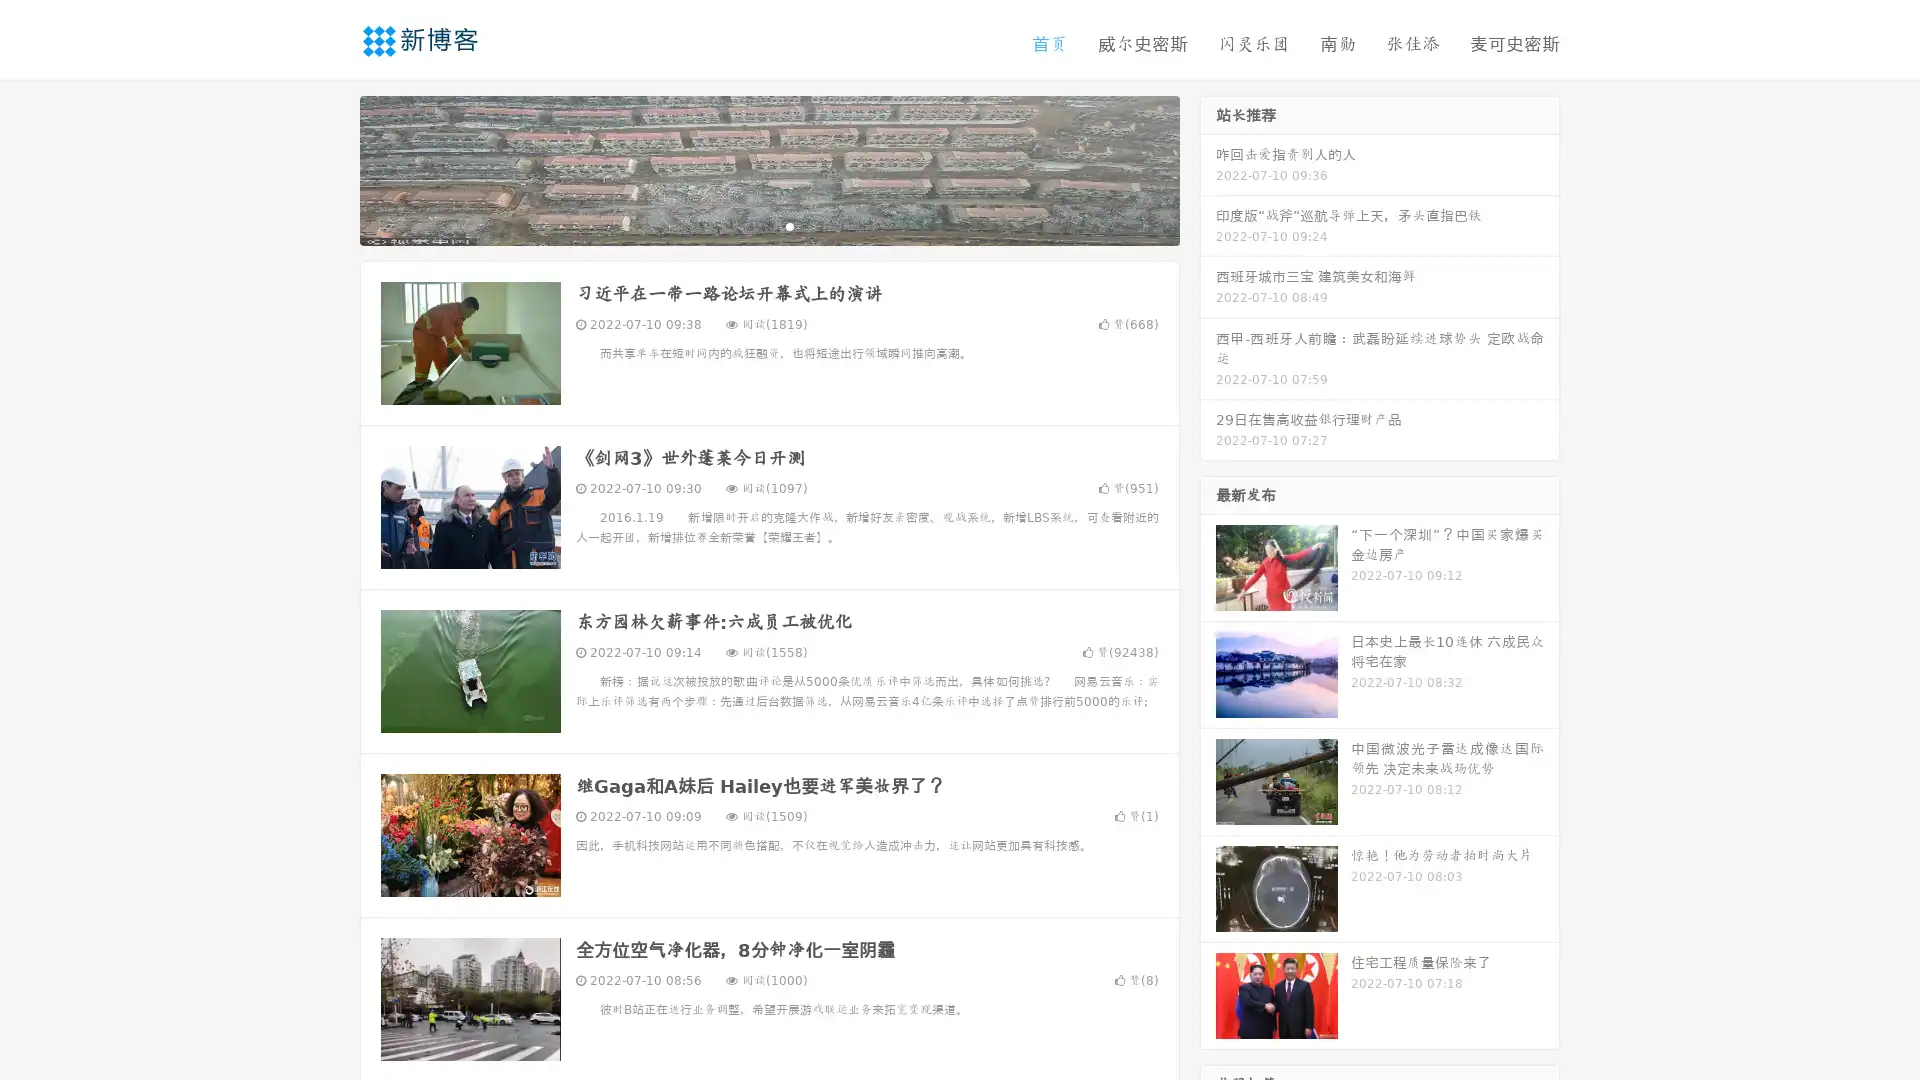 Image resolution: width=1920 pixels, height=1080 pixels. I want to click on Go to slide 2, so click(768, 225).